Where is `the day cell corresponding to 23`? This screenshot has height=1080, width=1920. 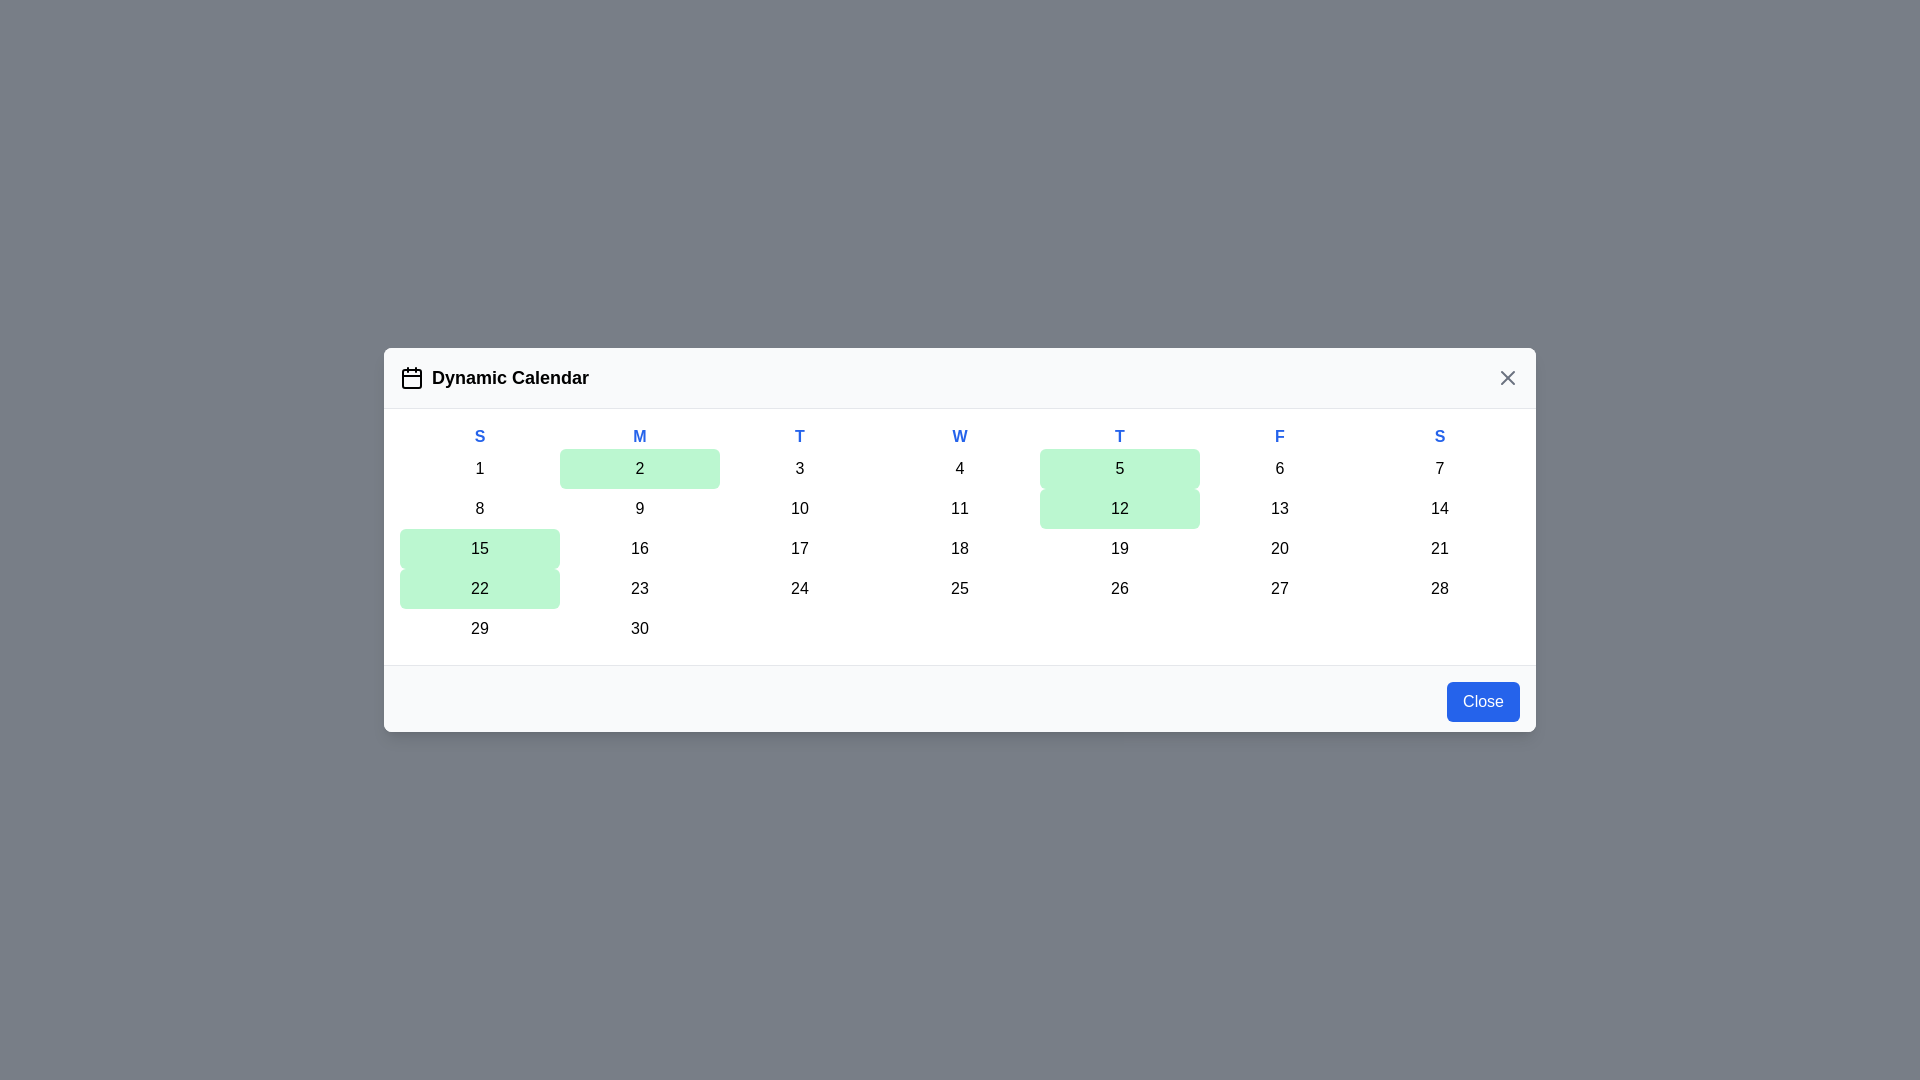
the day cell corresponding to 23 is located at coordinates (638, 588).